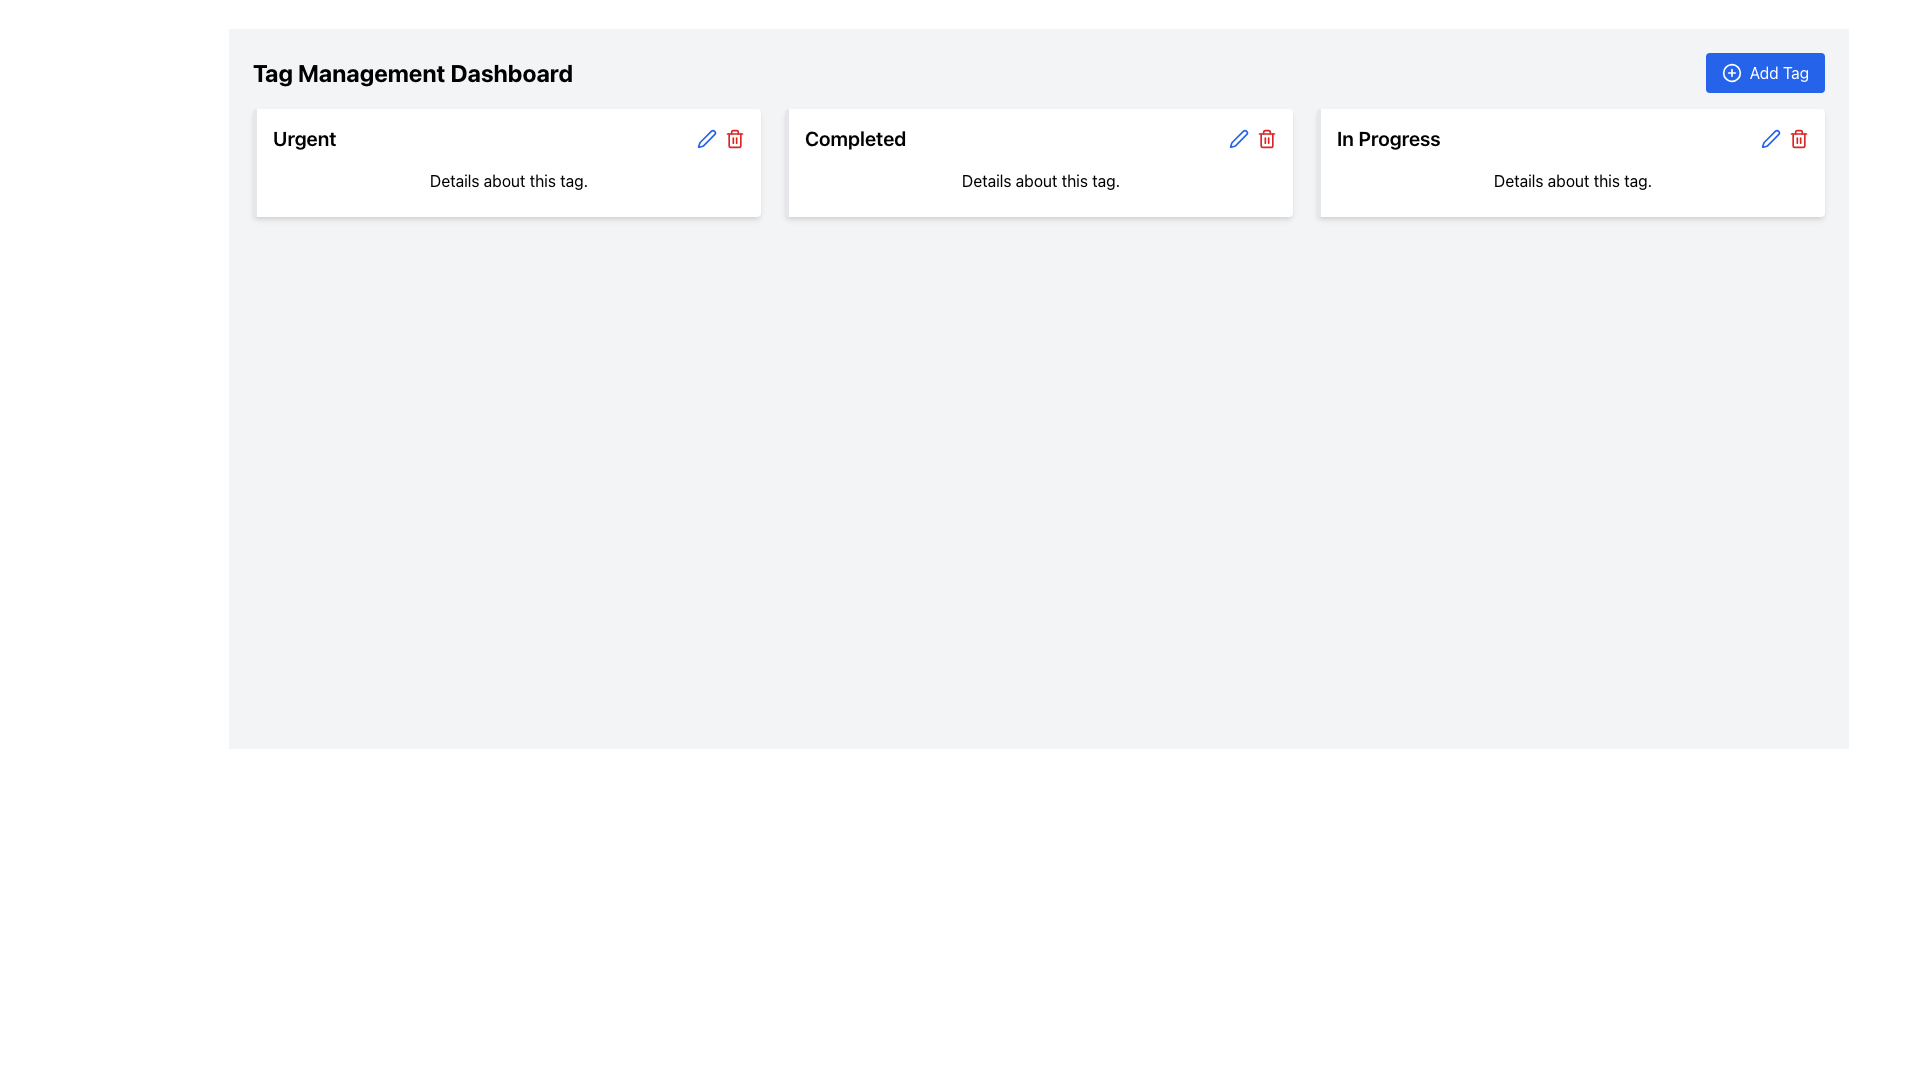 Image resolution: width=1920 pixels, height=1080 pixels. What do you see at coordinates (1799, 137) in the screenshot?
I see `the red-colored trash bin icon located at the far right within the 'In Progress' category` at bounding box center [1799, 137].